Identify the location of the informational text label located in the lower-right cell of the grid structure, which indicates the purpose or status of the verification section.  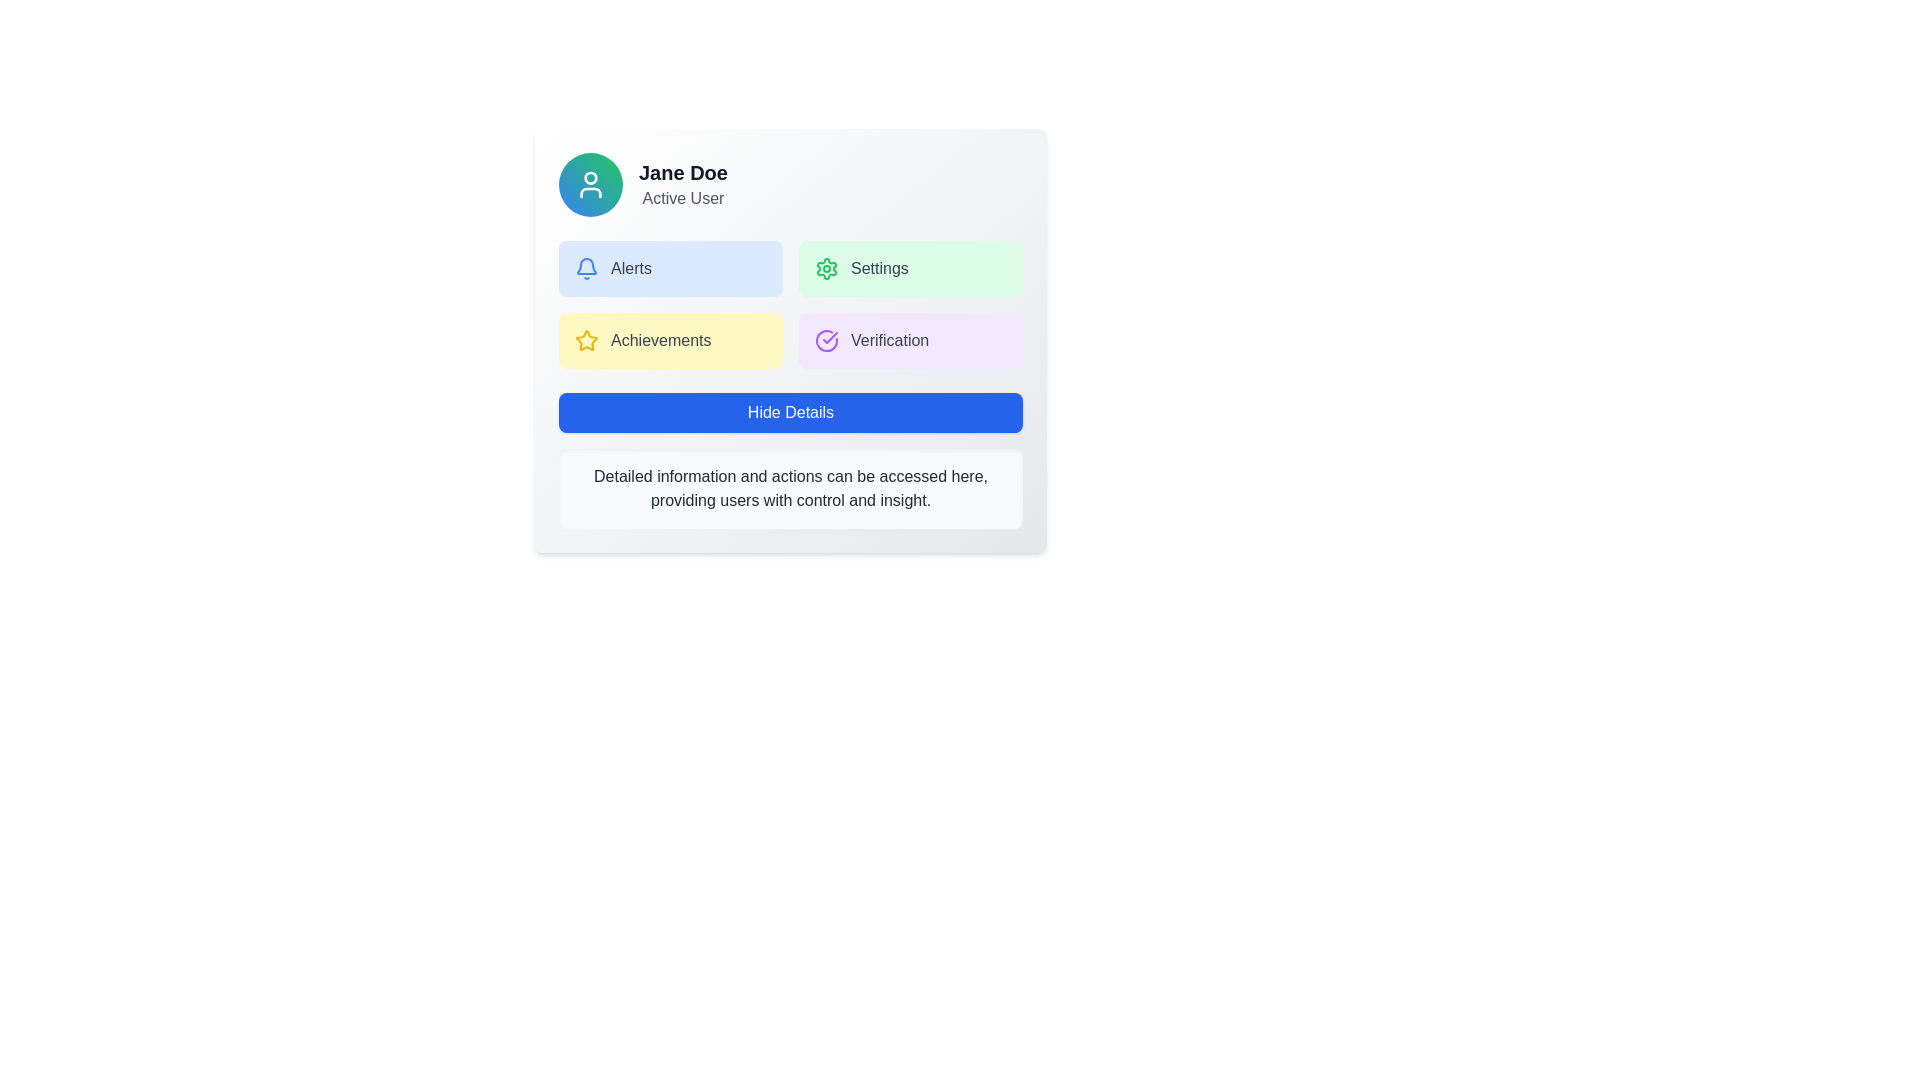
(889, 339).